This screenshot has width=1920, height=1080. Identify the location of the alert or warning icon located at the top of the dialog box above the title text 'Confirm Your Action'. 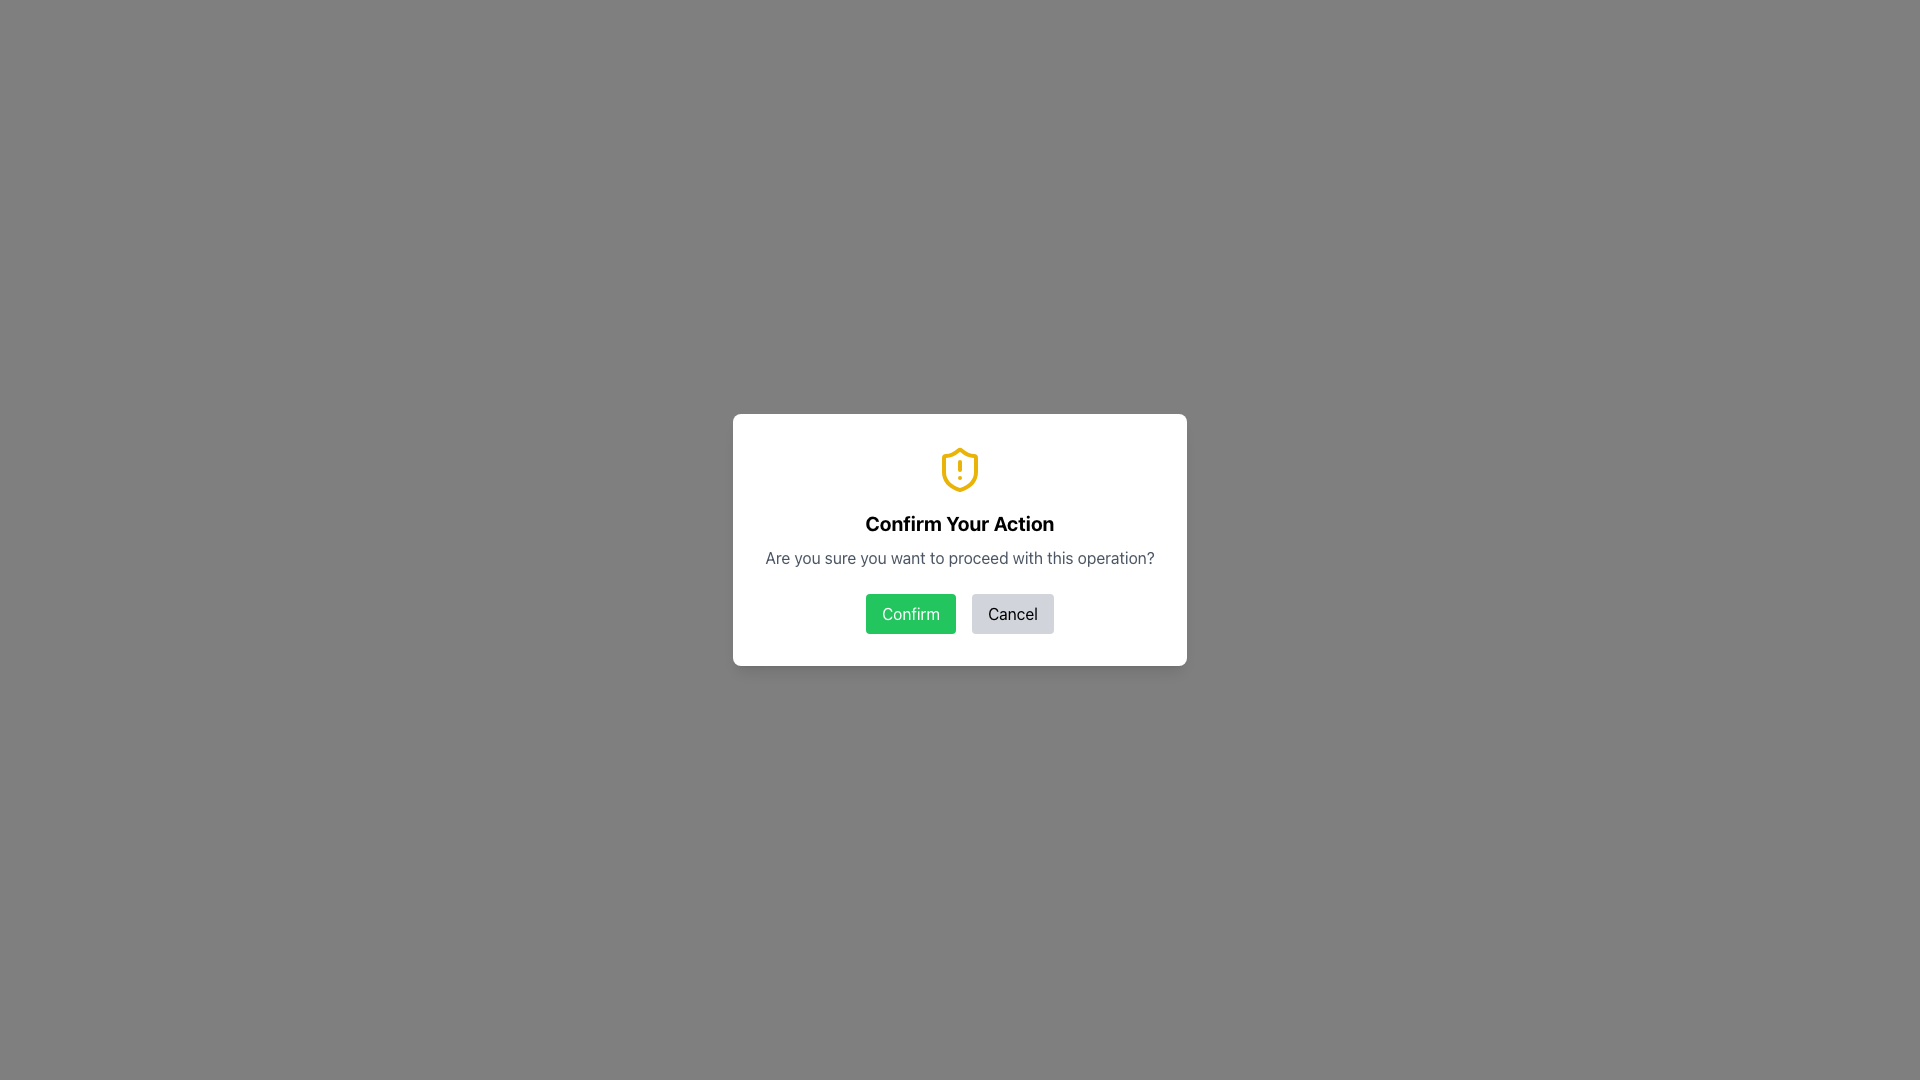
(960, 470).